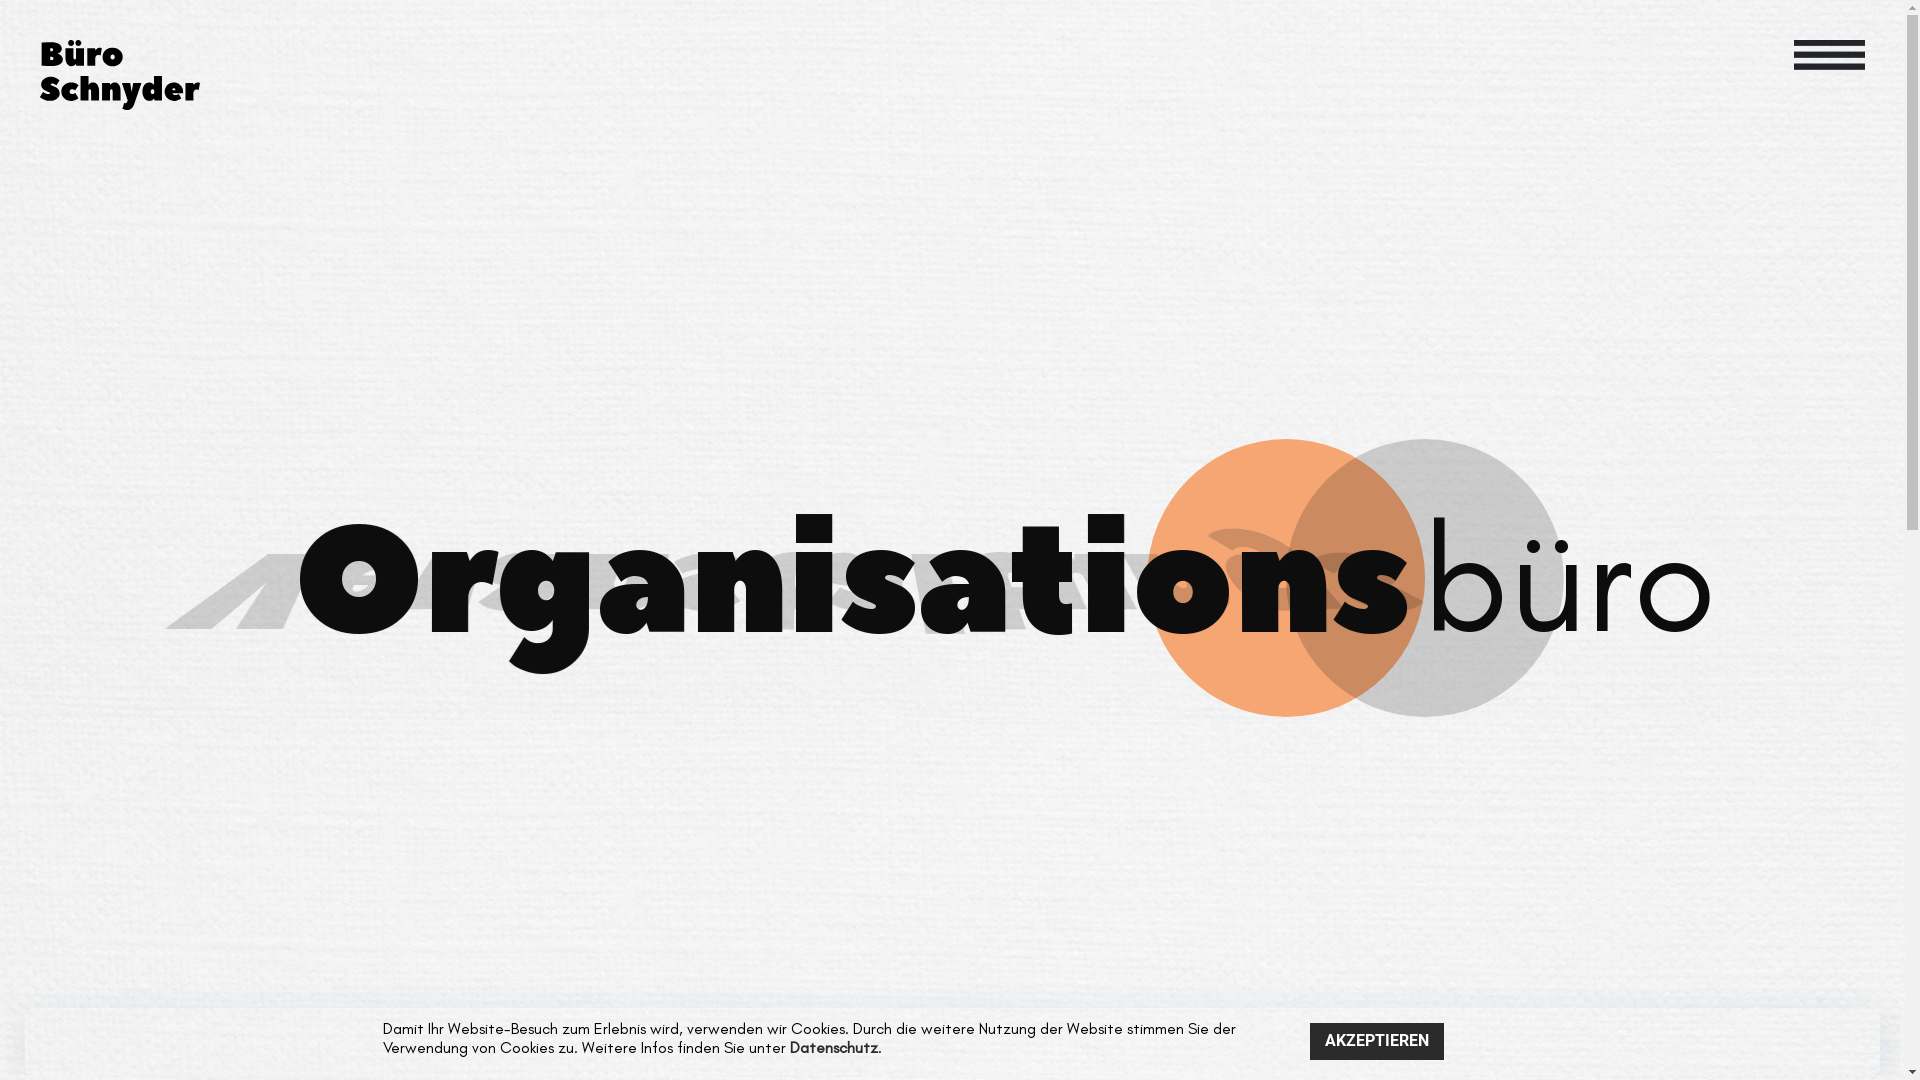 This screenshot has width=1920, height=1080. I want to click on 'AKZEPTIEREN', so click(1310, 1040).